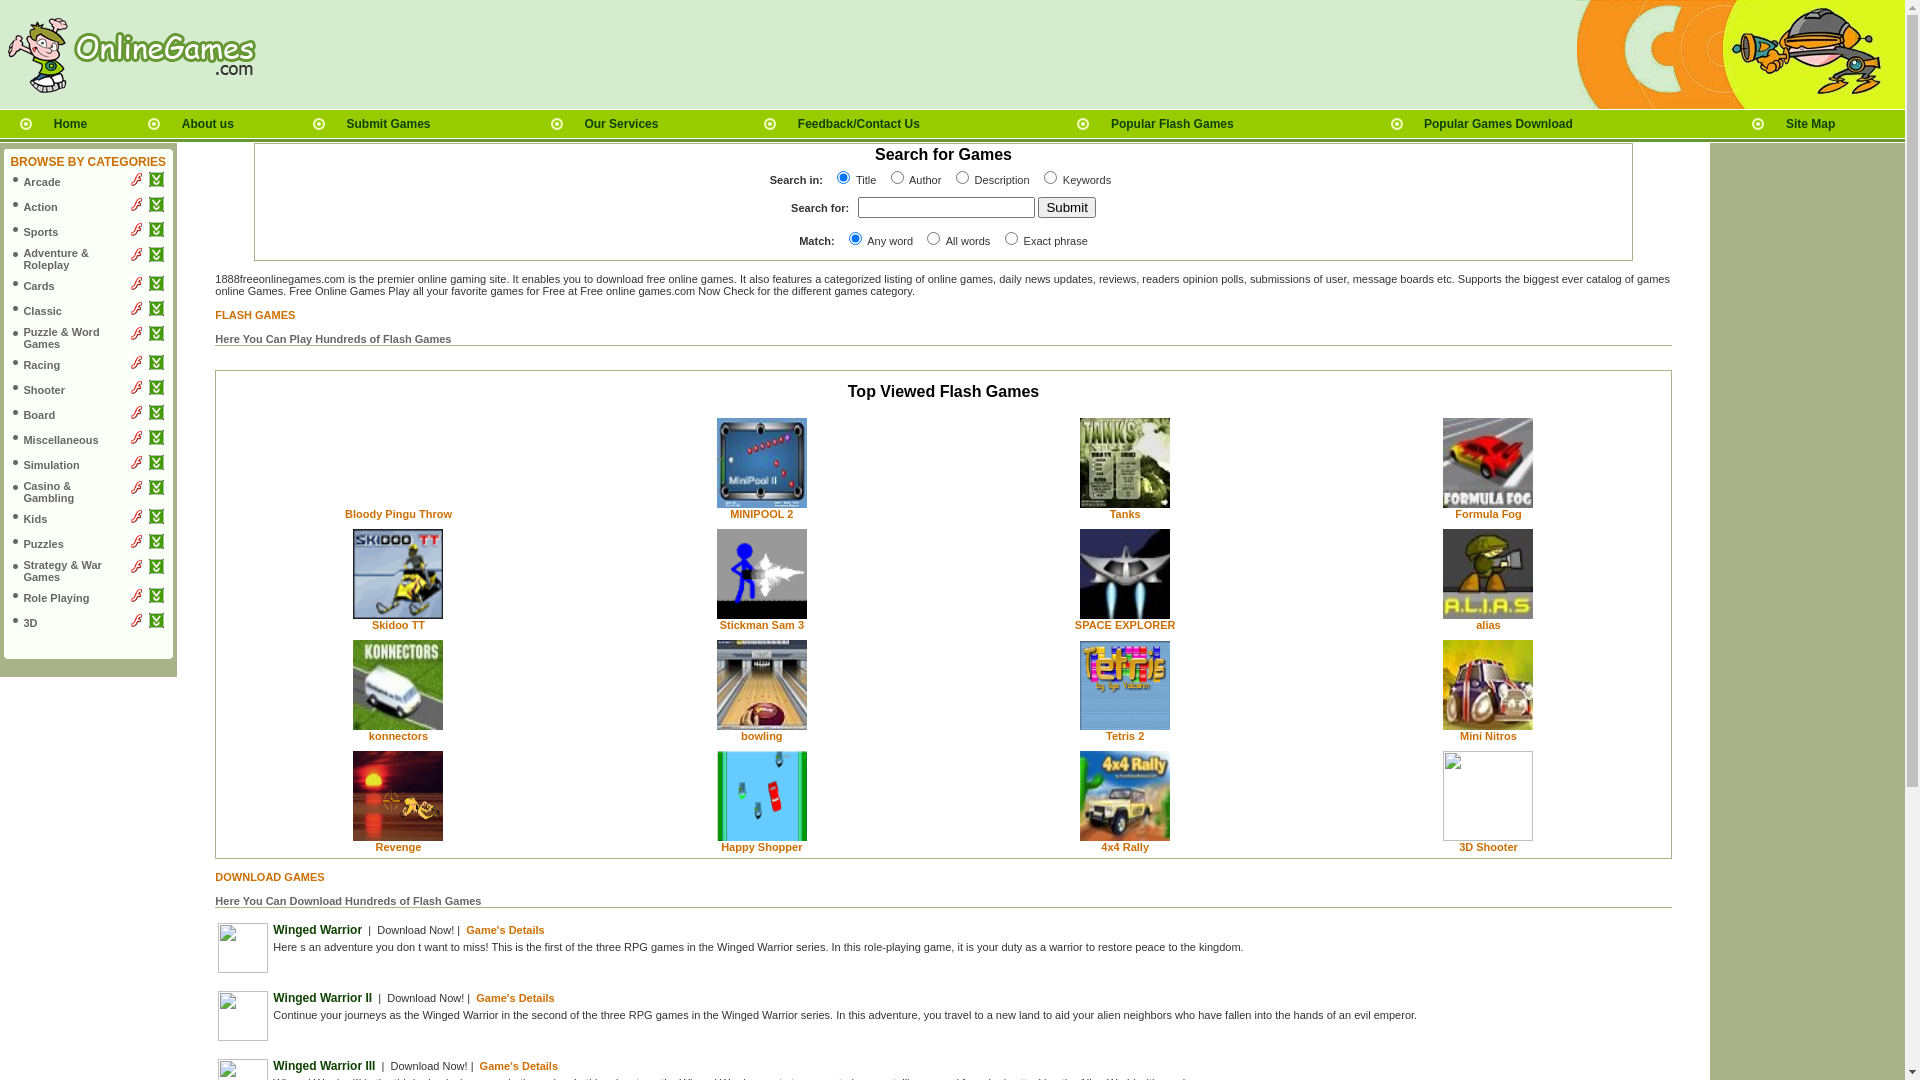 The height and width of the screenshot is (1080, 1920). I want to click on 'Play Role Playing Flash Games', so click(135, 597).